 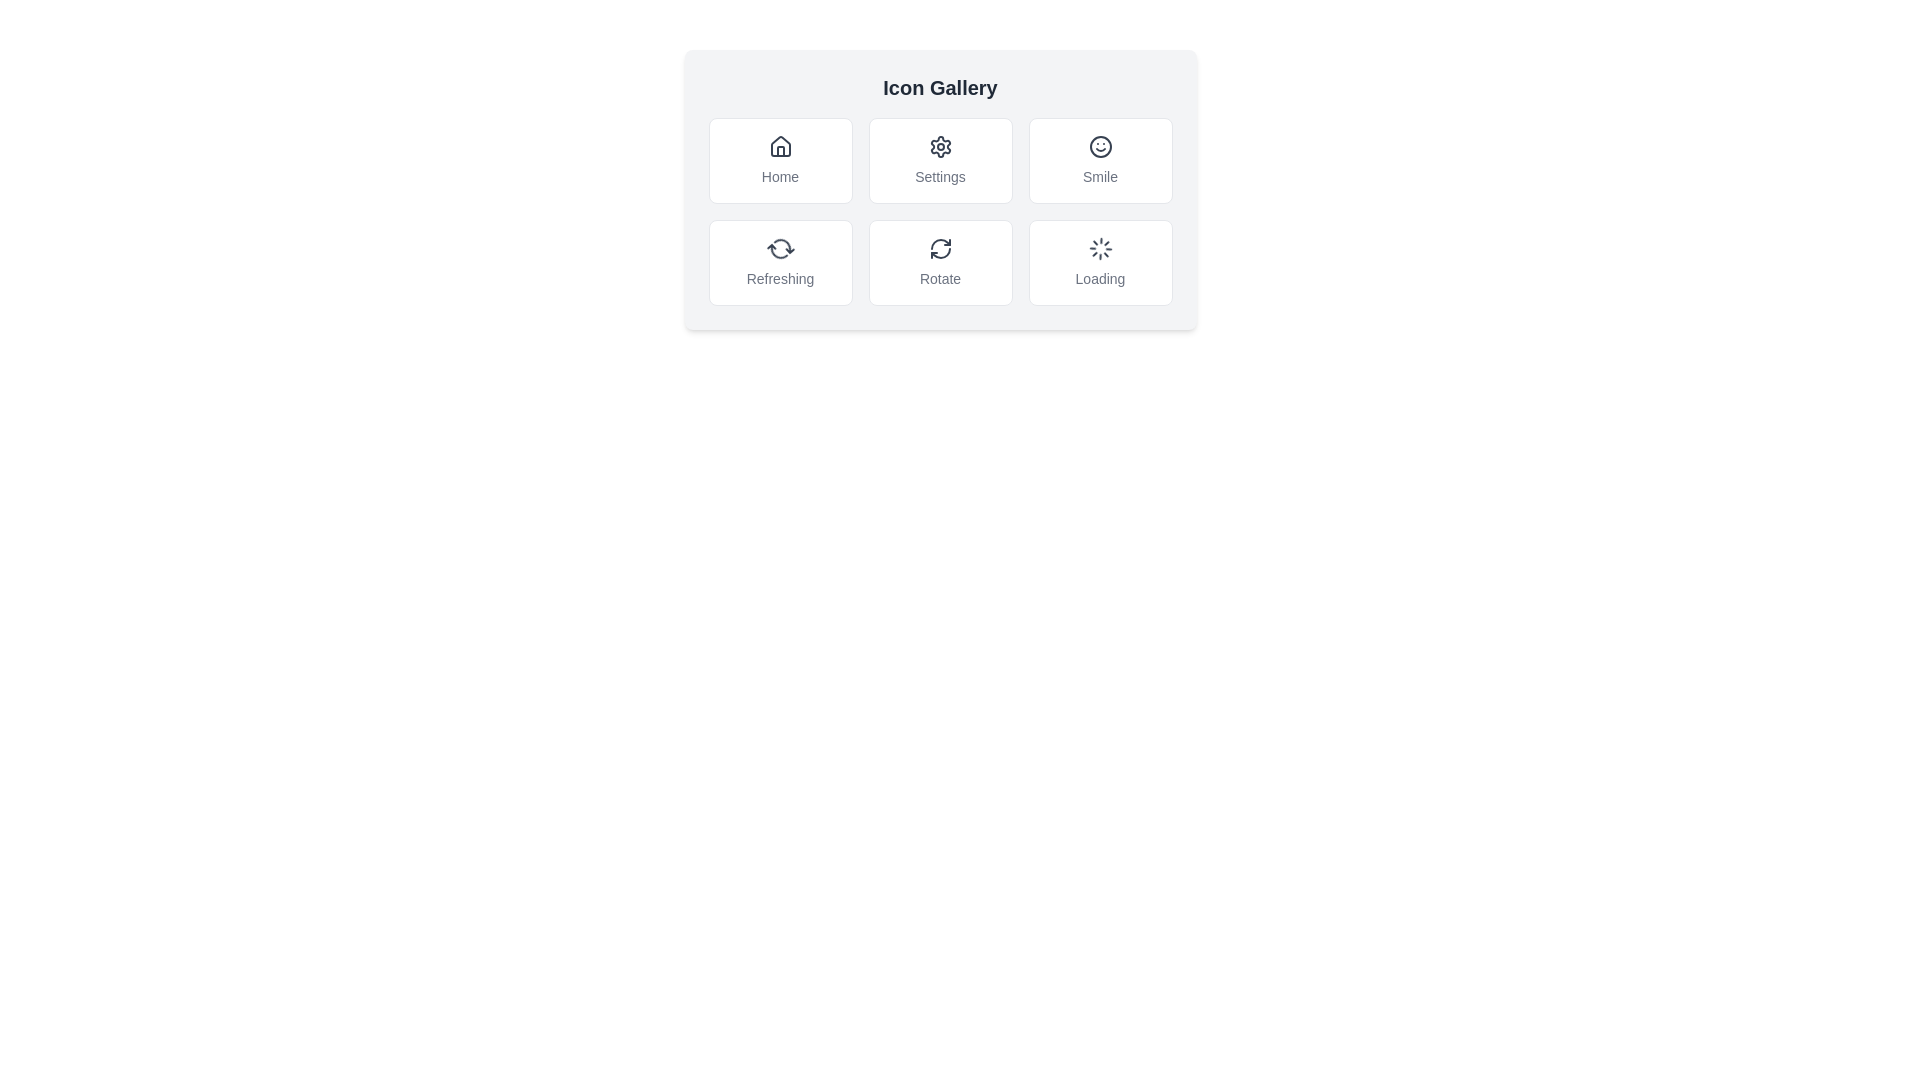 I want to click on the non-interactive card element displaying a loading animation and text, located in the bottom-right corner of the grid, so click(x=1099, y=261).